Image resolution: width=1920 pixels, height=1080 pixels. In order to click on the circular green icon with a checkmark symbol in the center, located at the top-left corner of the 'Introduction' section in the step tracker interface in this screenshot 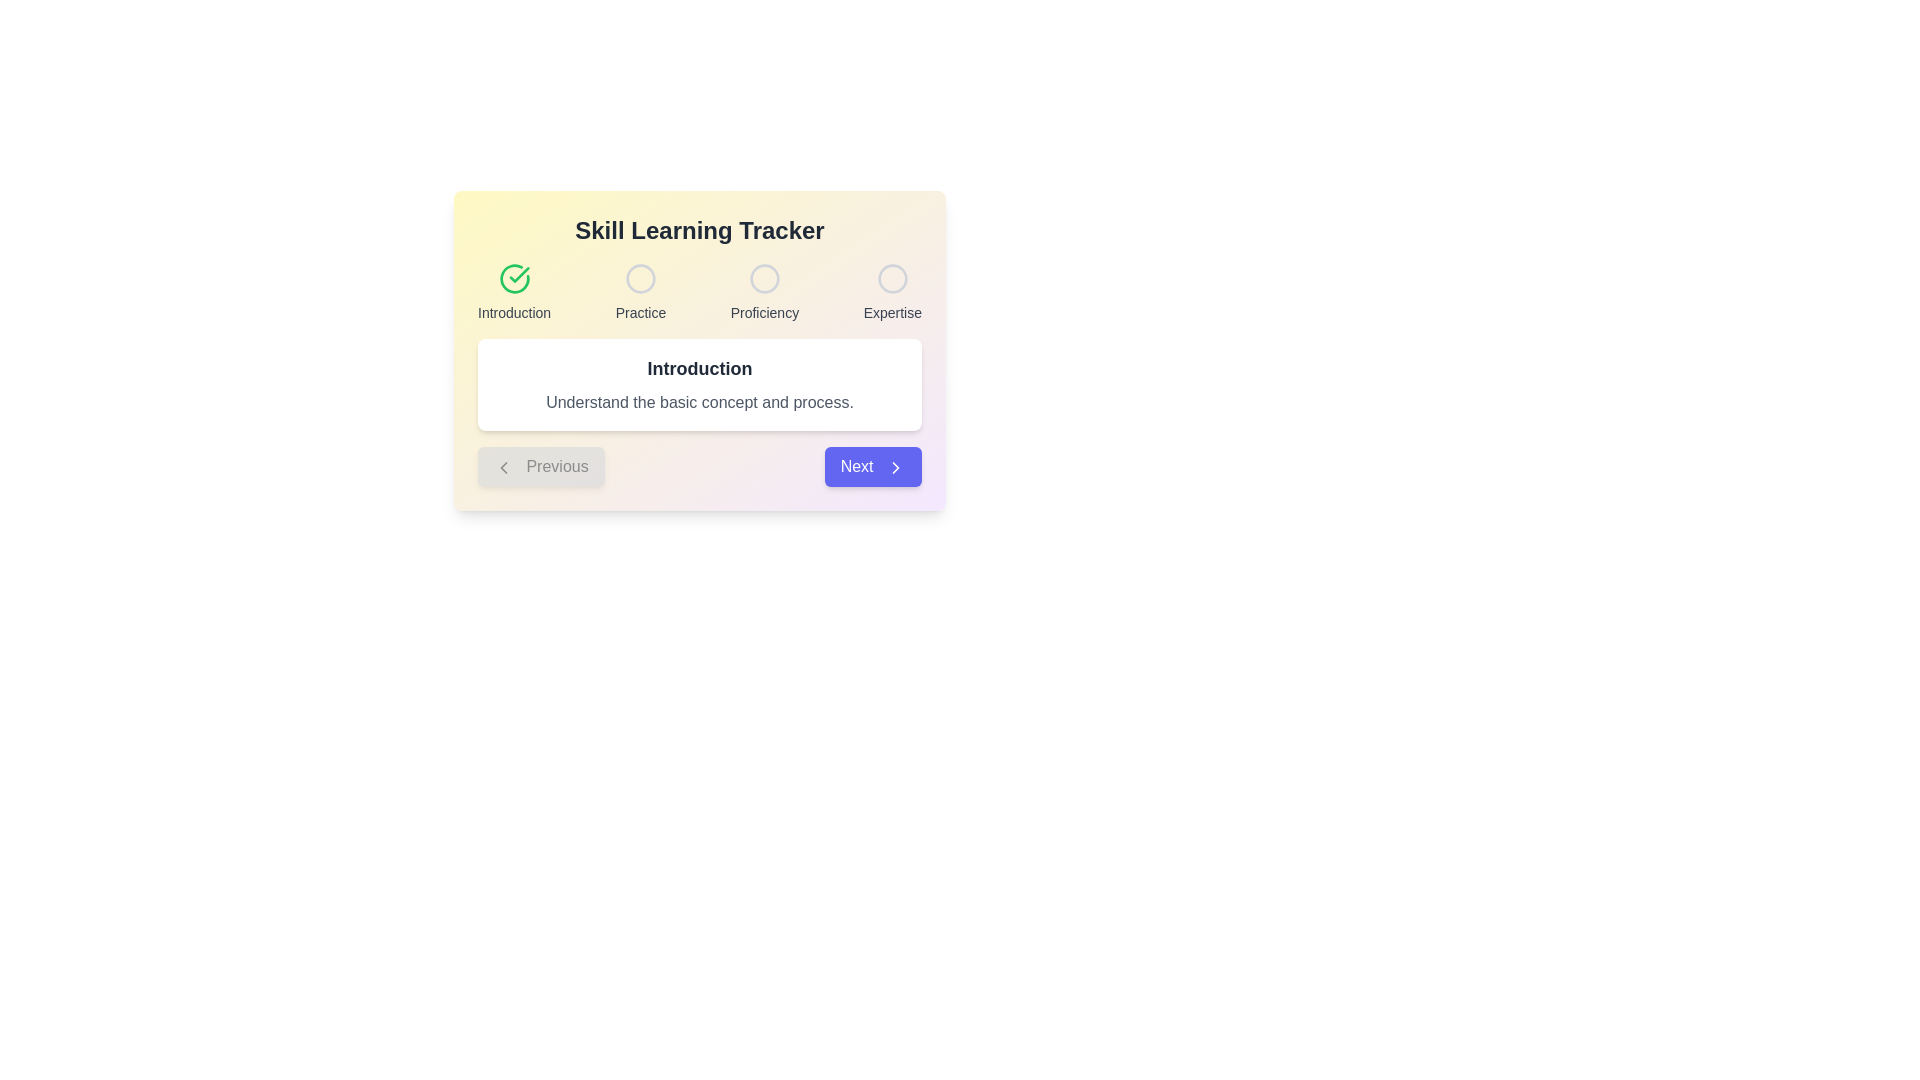, I will do `click(514, 278)`.